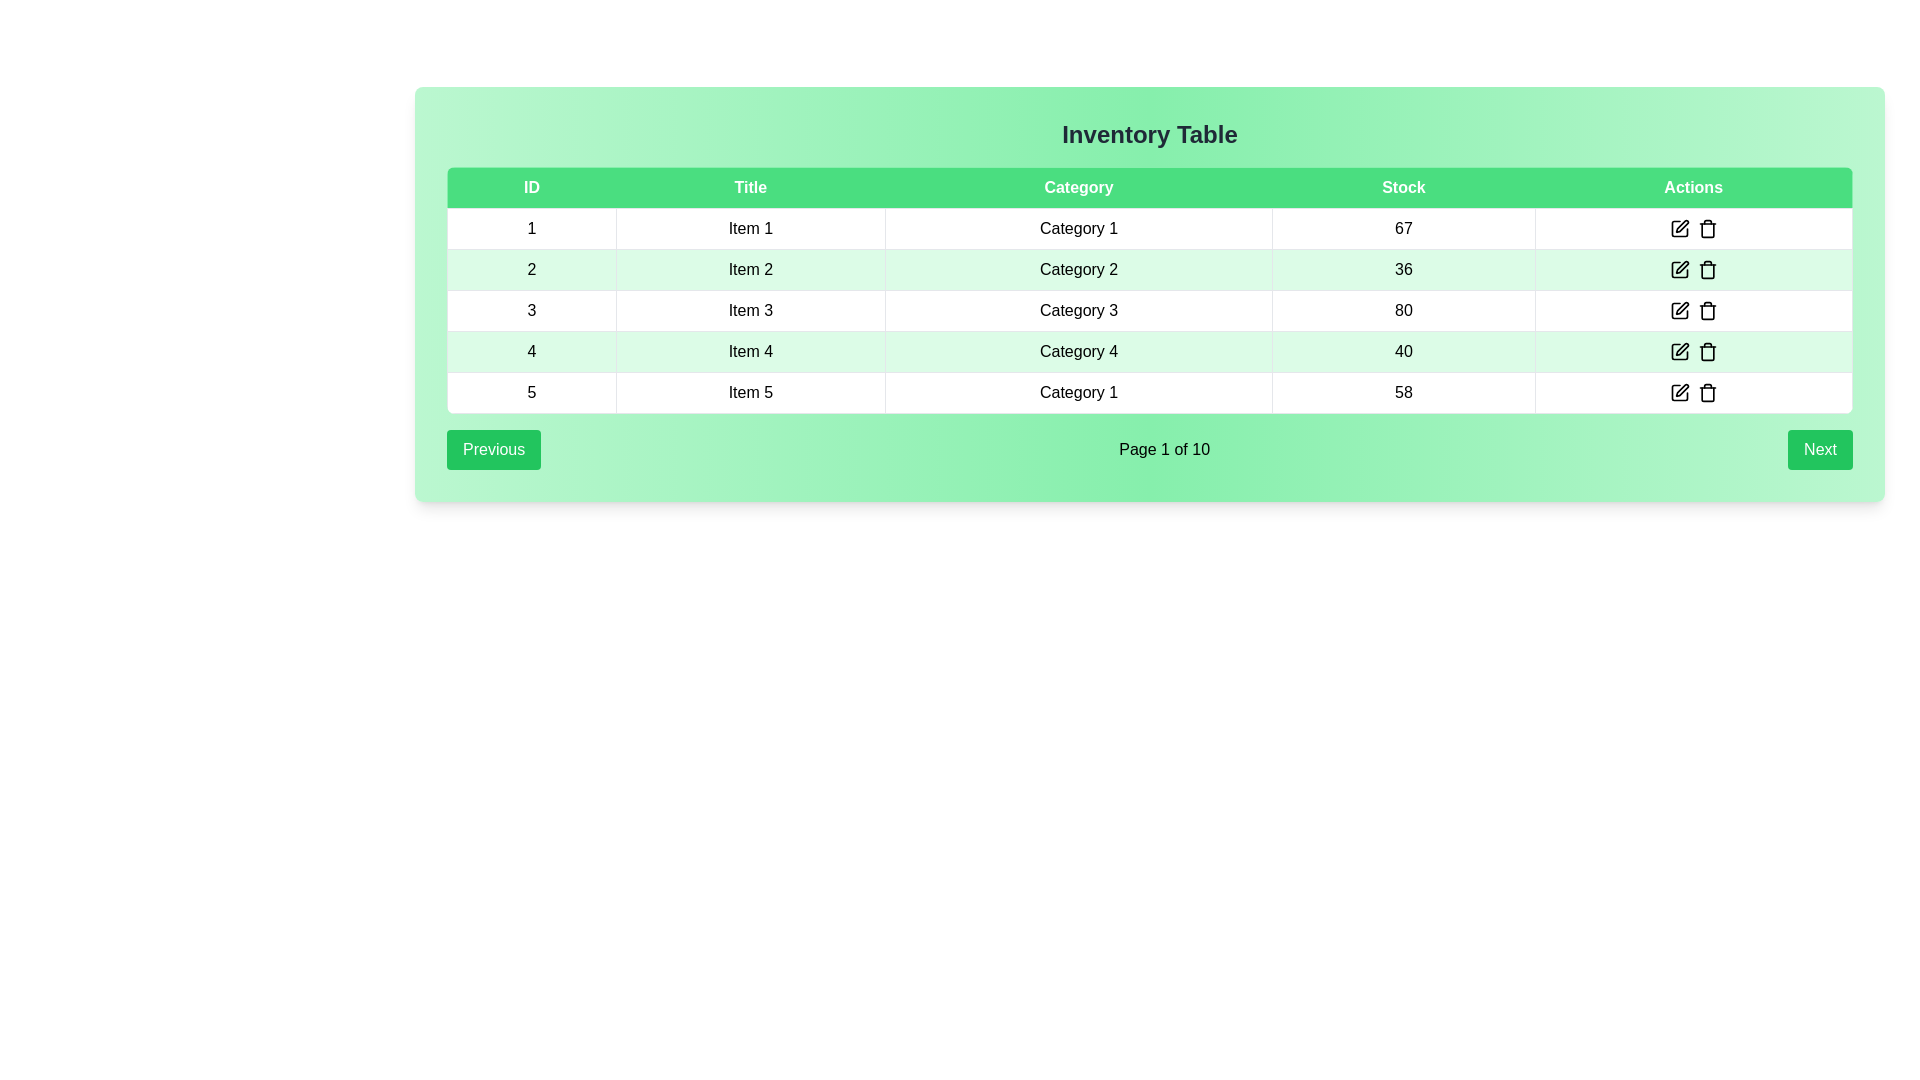 The height and width of the screenshot is (1080, 1920). What do you see at coordinates (749, 393) in the screenshot?
I see `the text label that reads 'Item 5' located in the fifth row of the table under the 'Title' column` at bounding box center [749, 393].